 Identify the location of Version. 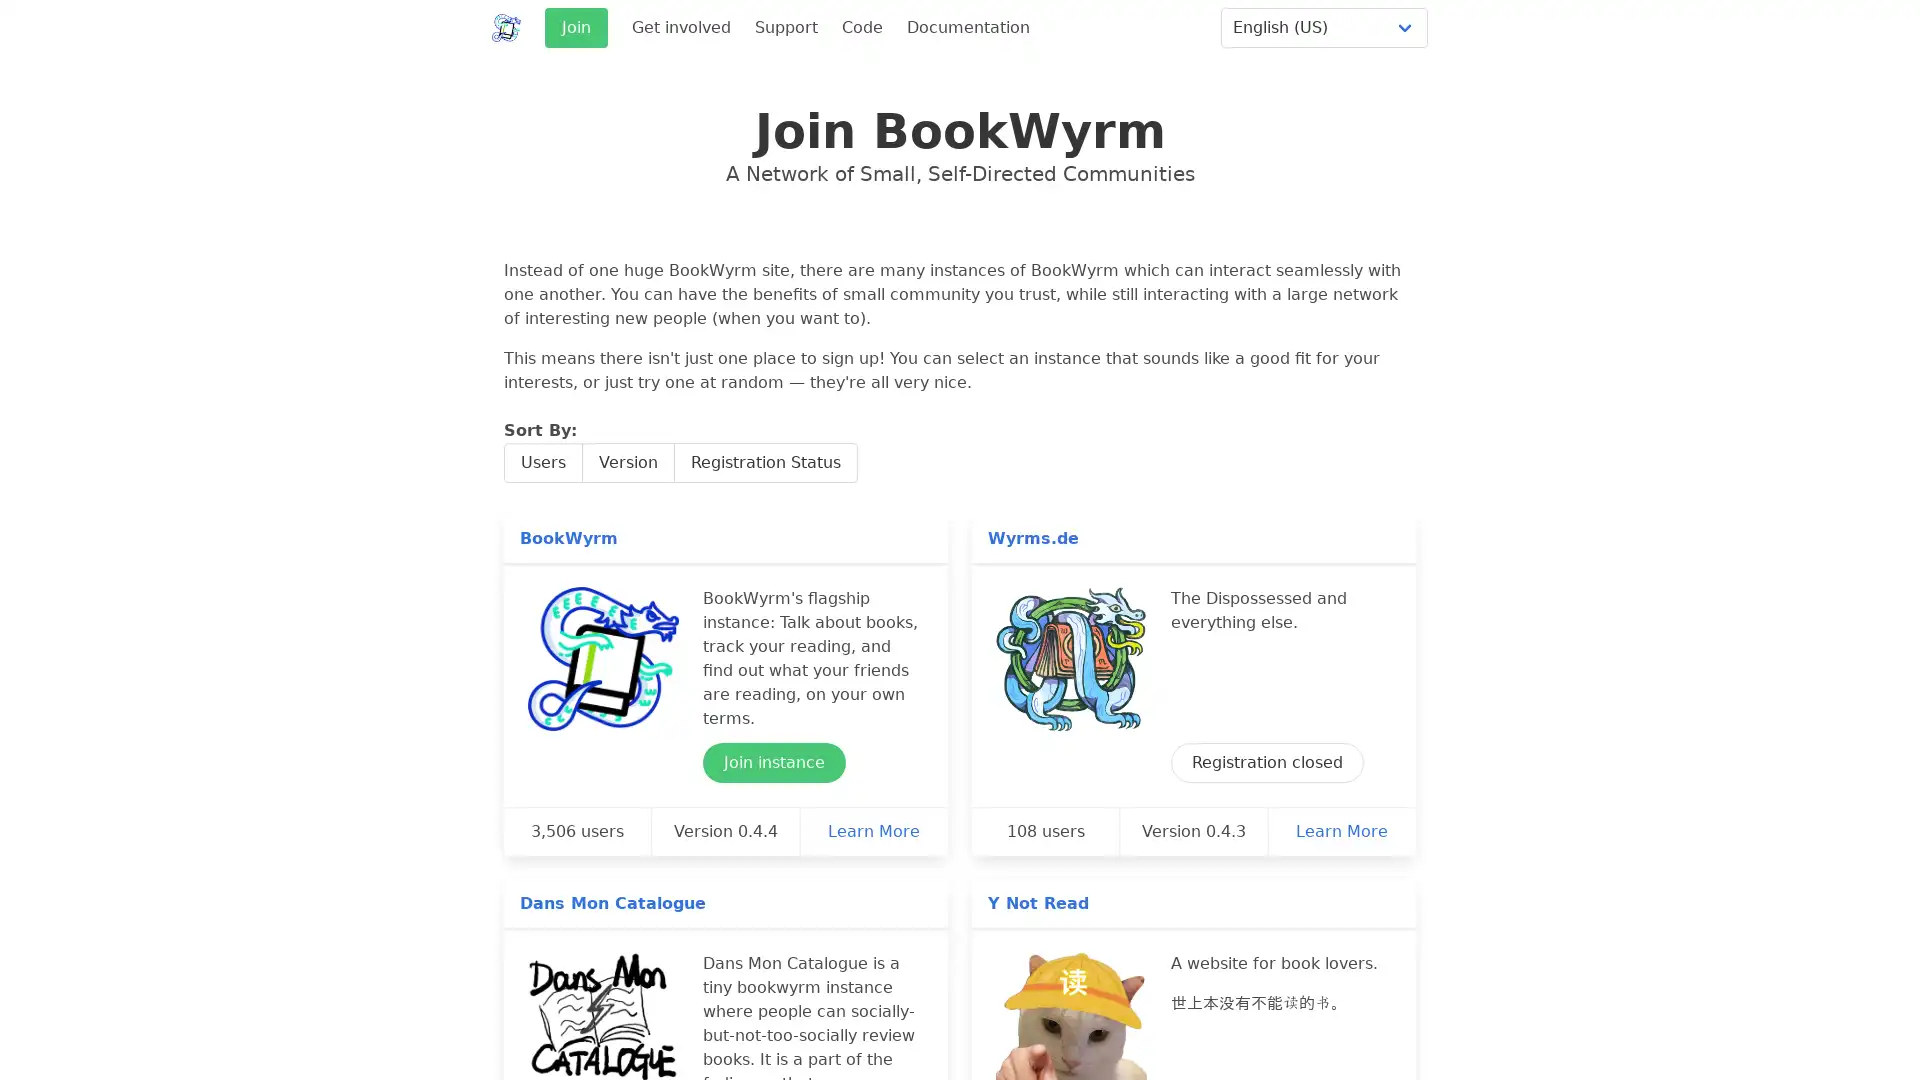
(627, 462).